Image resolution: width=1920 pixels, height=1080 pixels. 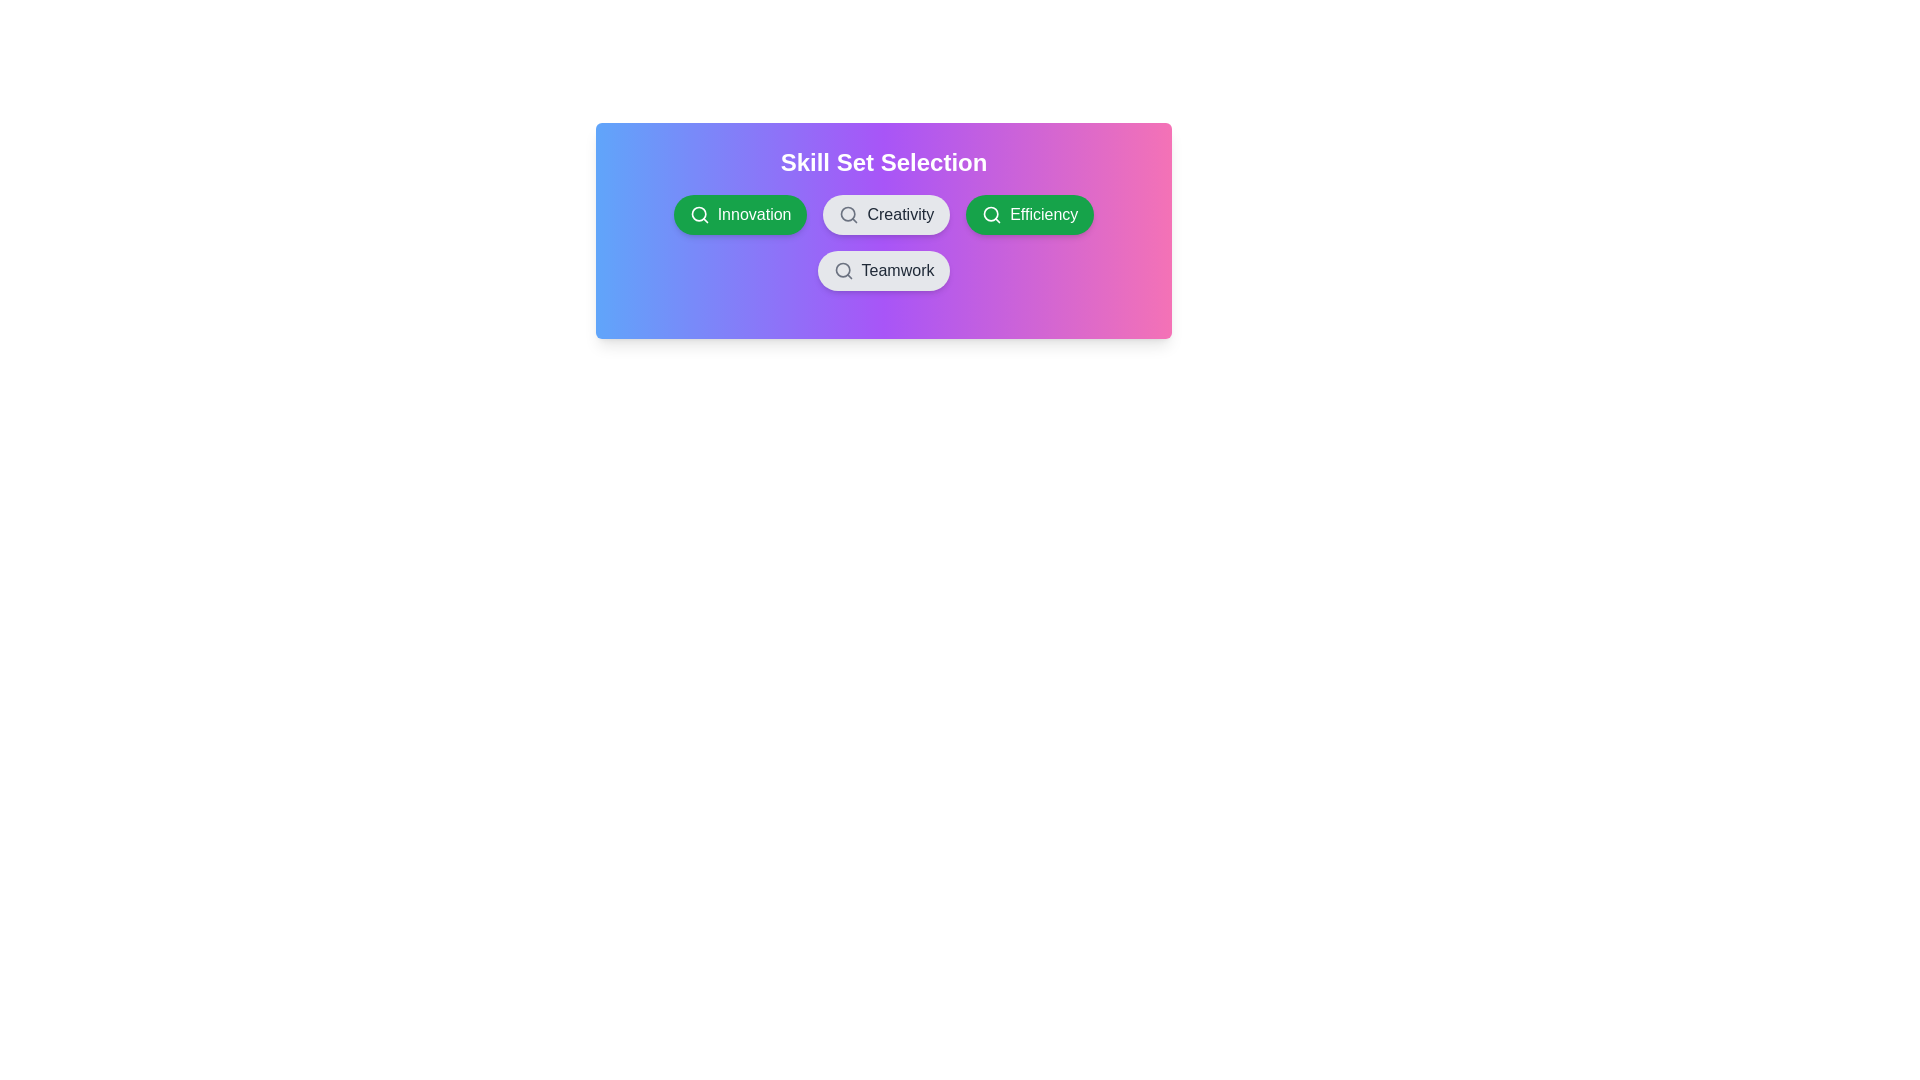 I want to click on the chip labeled Innovation, so click(x=739, y=215).